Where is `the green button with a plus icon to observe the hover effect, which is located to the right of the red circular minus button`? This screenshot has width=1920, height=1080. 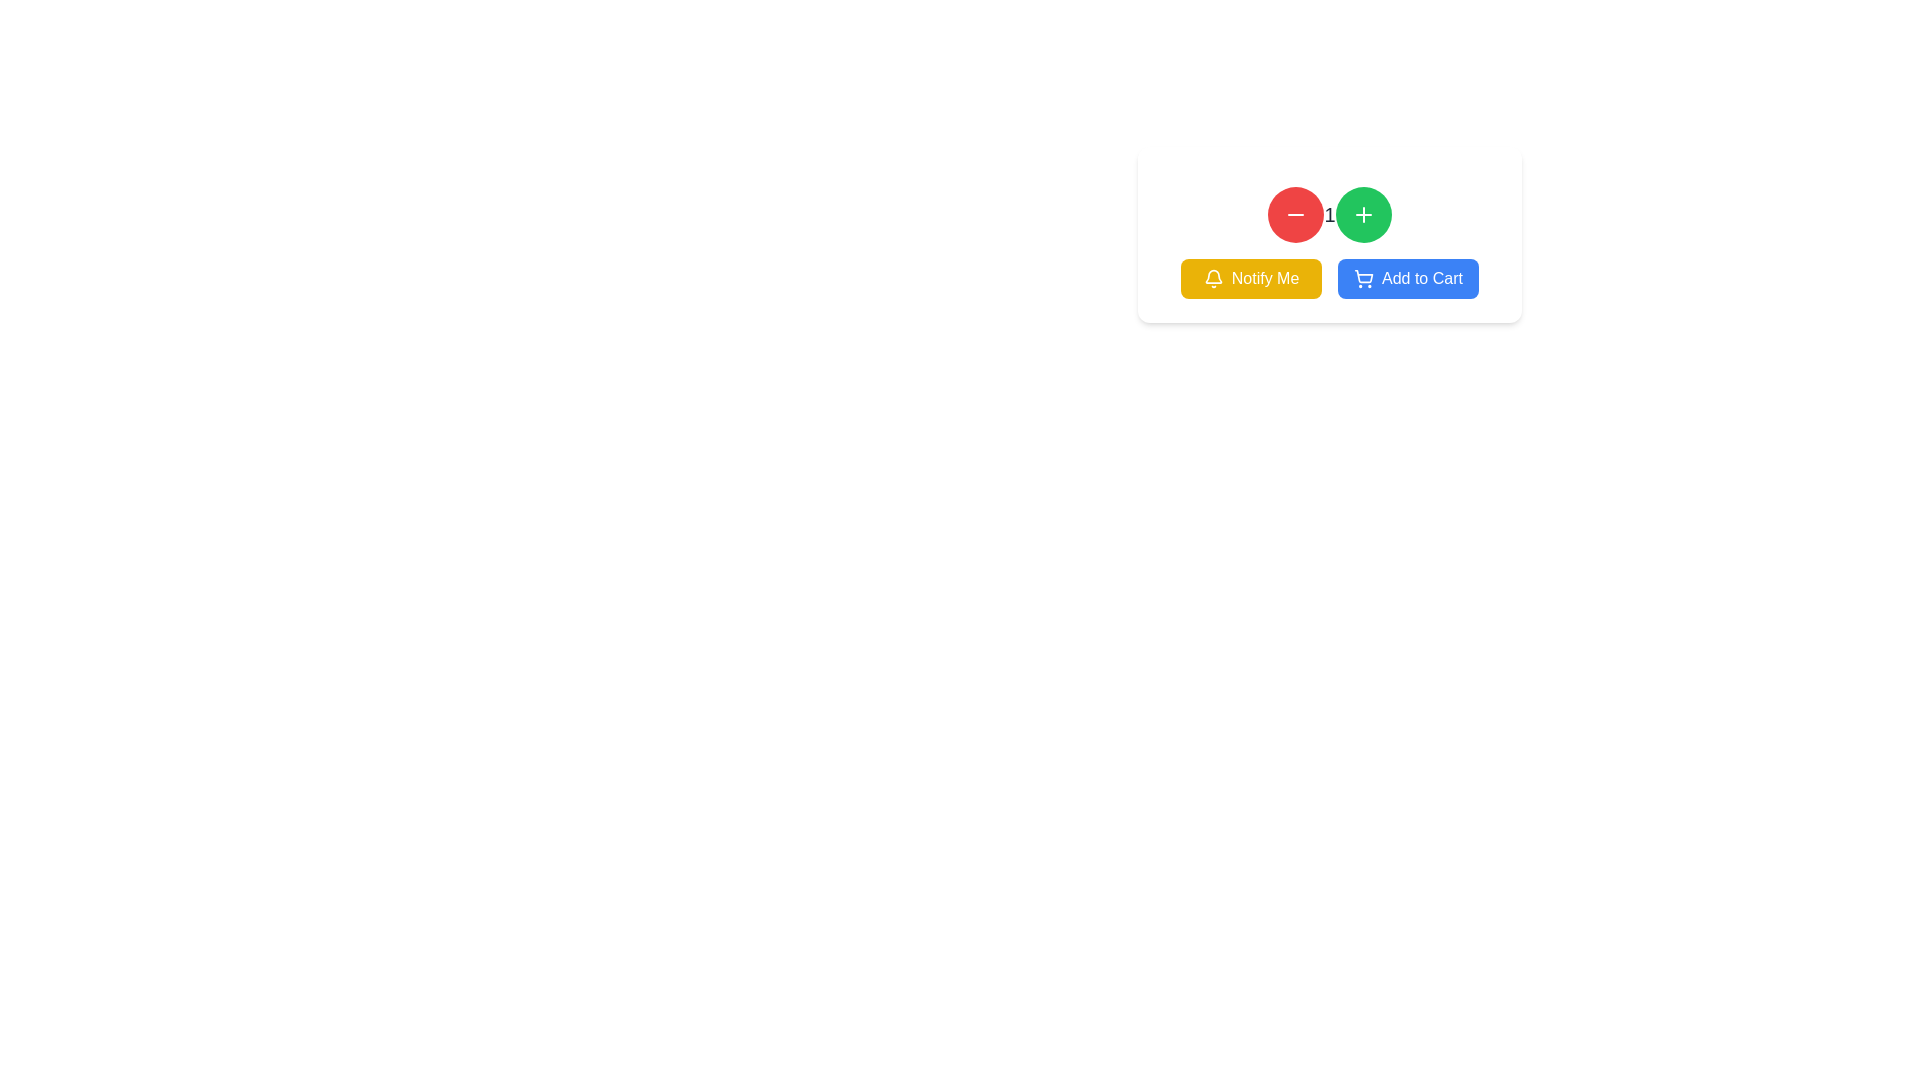
the green button with a plus icon to observe the hover effect, which is located to the right of the red circular minus button is located at coordinates (1362, 215).